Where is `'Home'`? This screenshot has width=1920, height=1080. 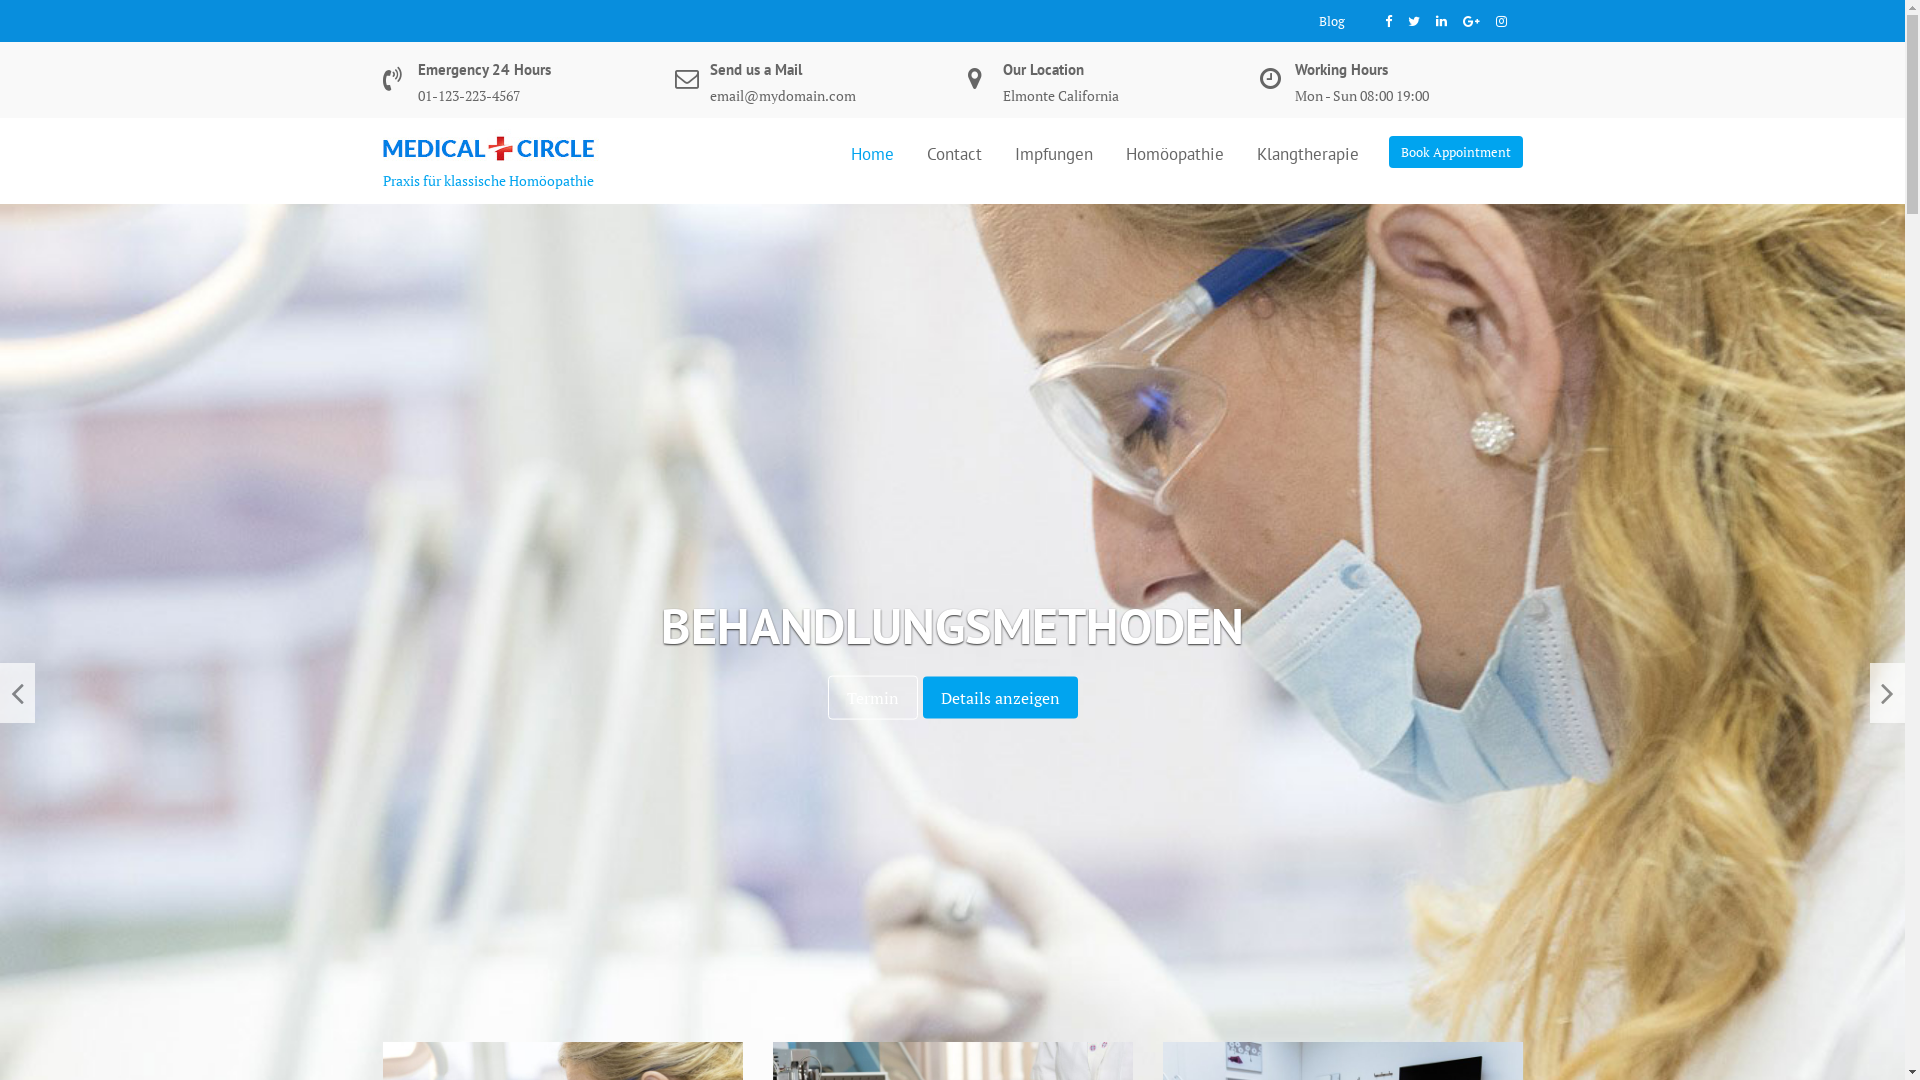 'Home' is located at coordinates (872, 152).